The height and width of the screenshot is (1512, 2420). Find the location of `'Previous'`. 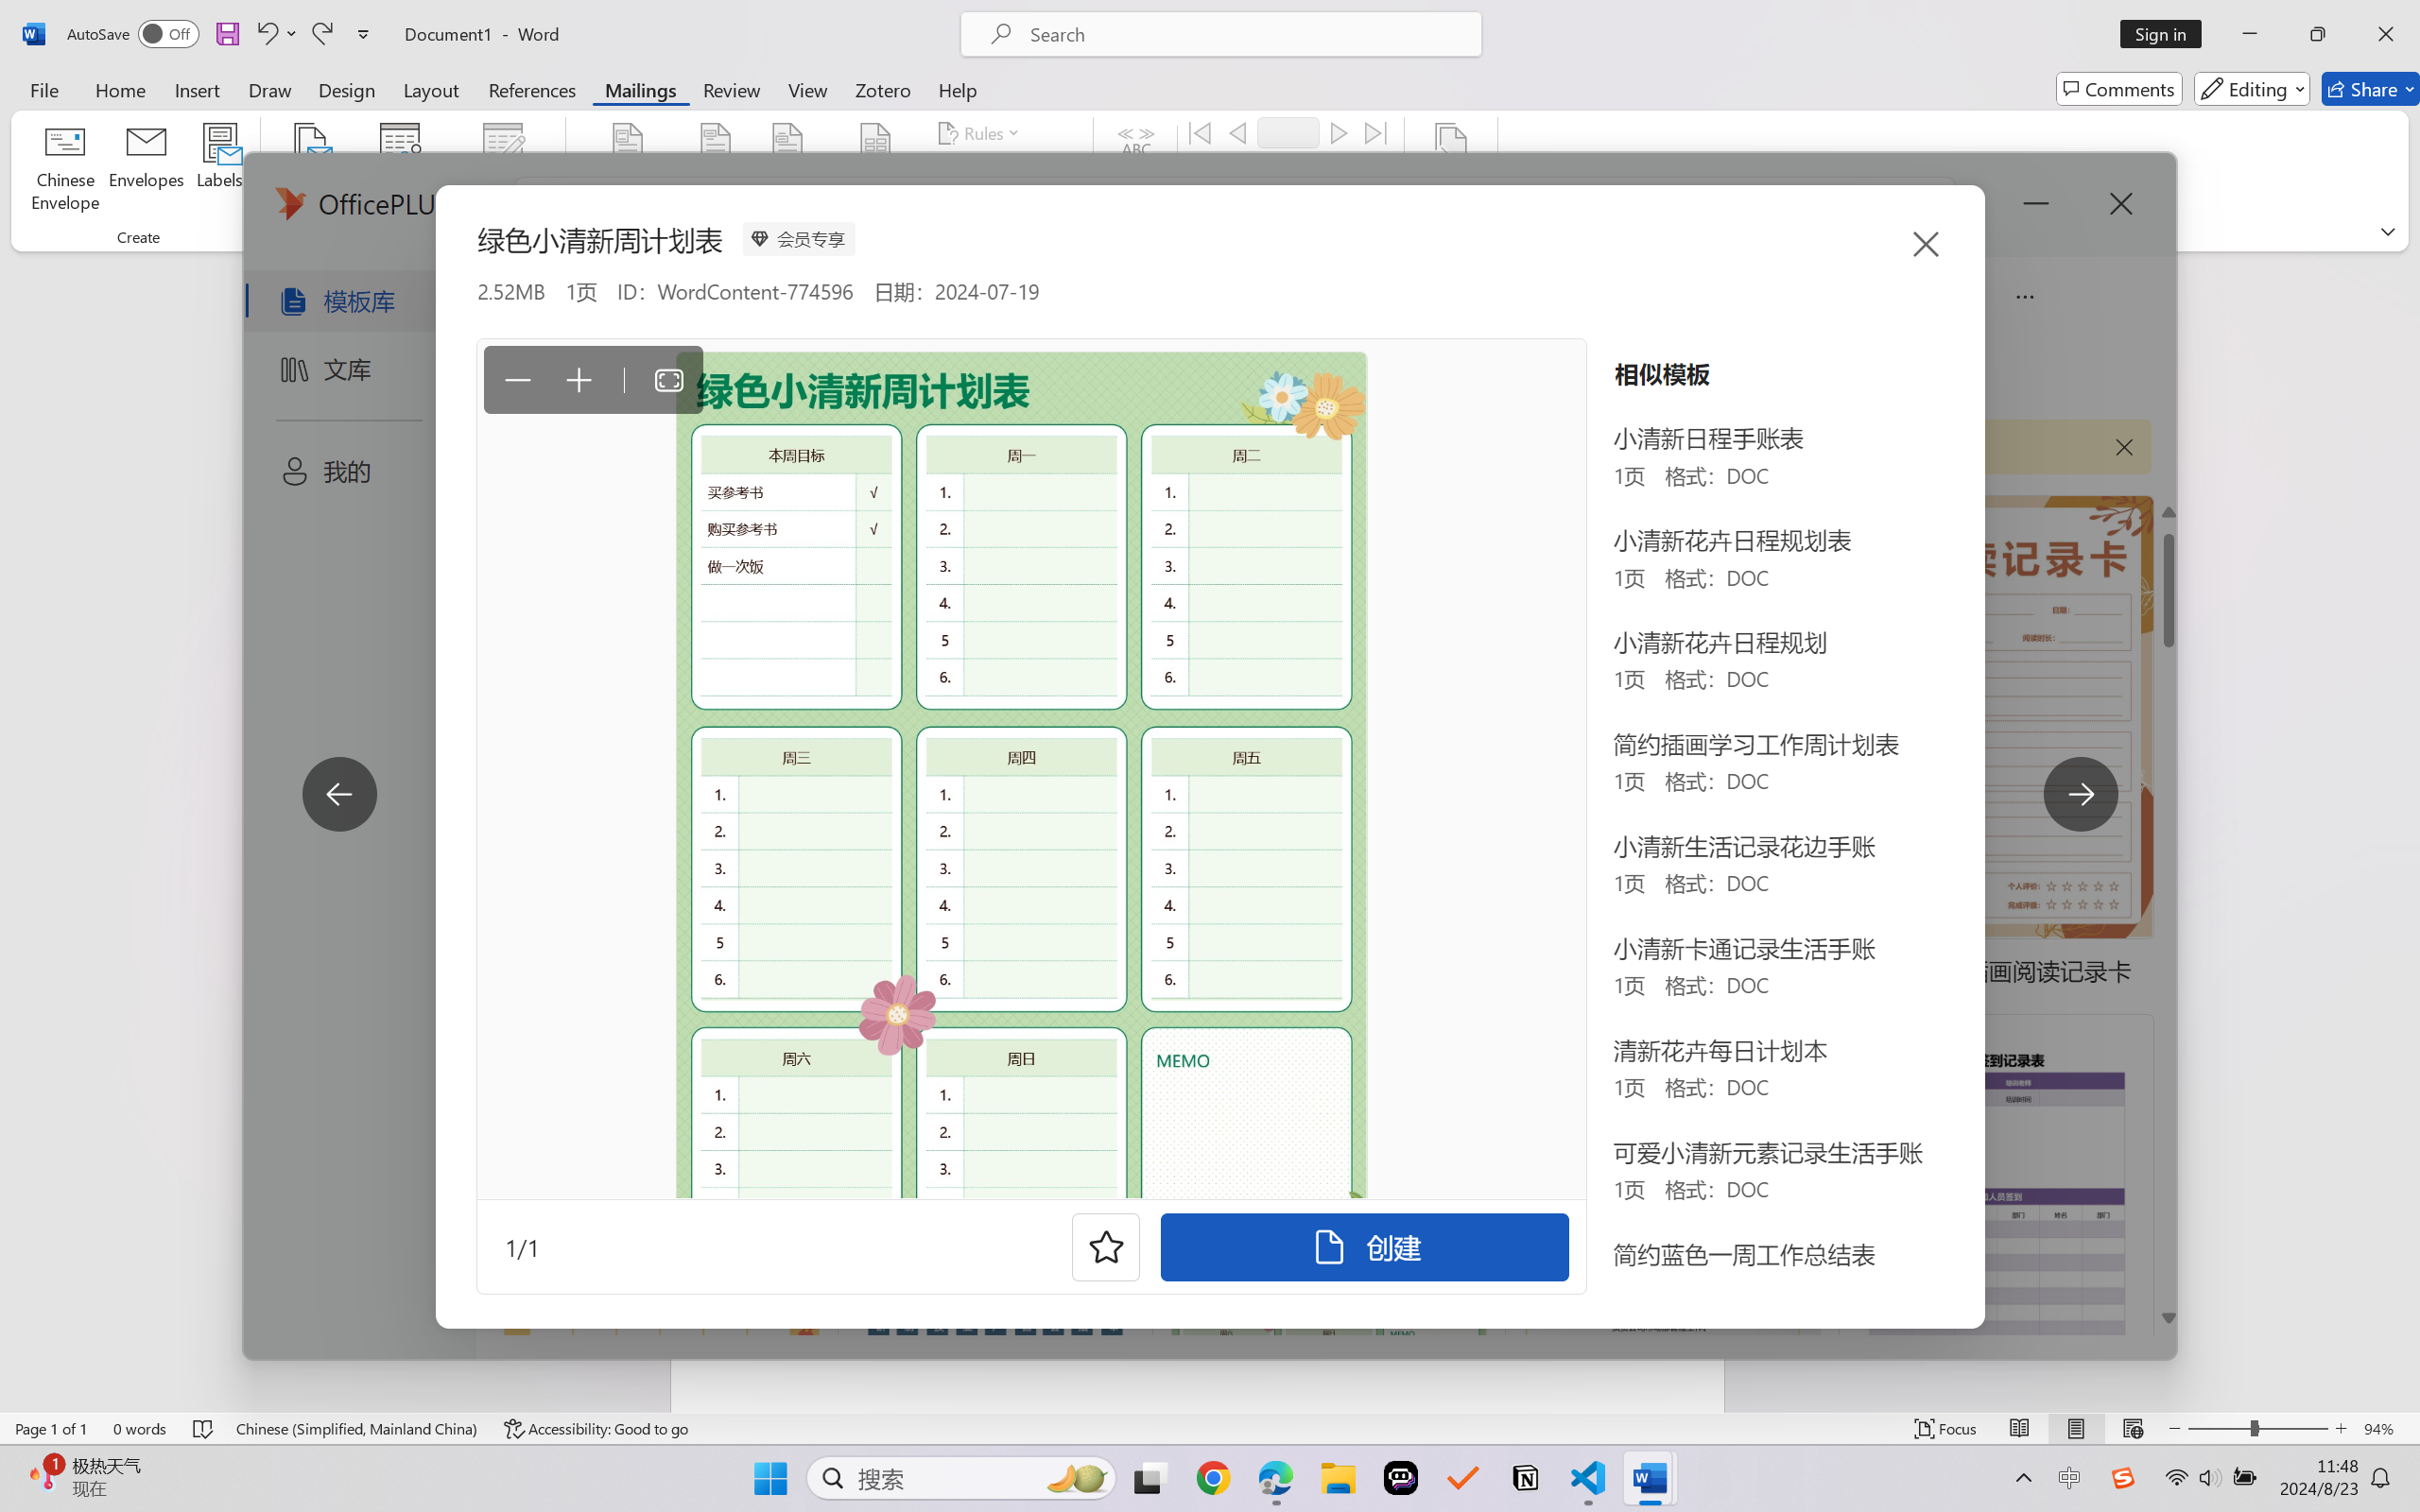

'Previous' is located at coordinates (1236, 131).